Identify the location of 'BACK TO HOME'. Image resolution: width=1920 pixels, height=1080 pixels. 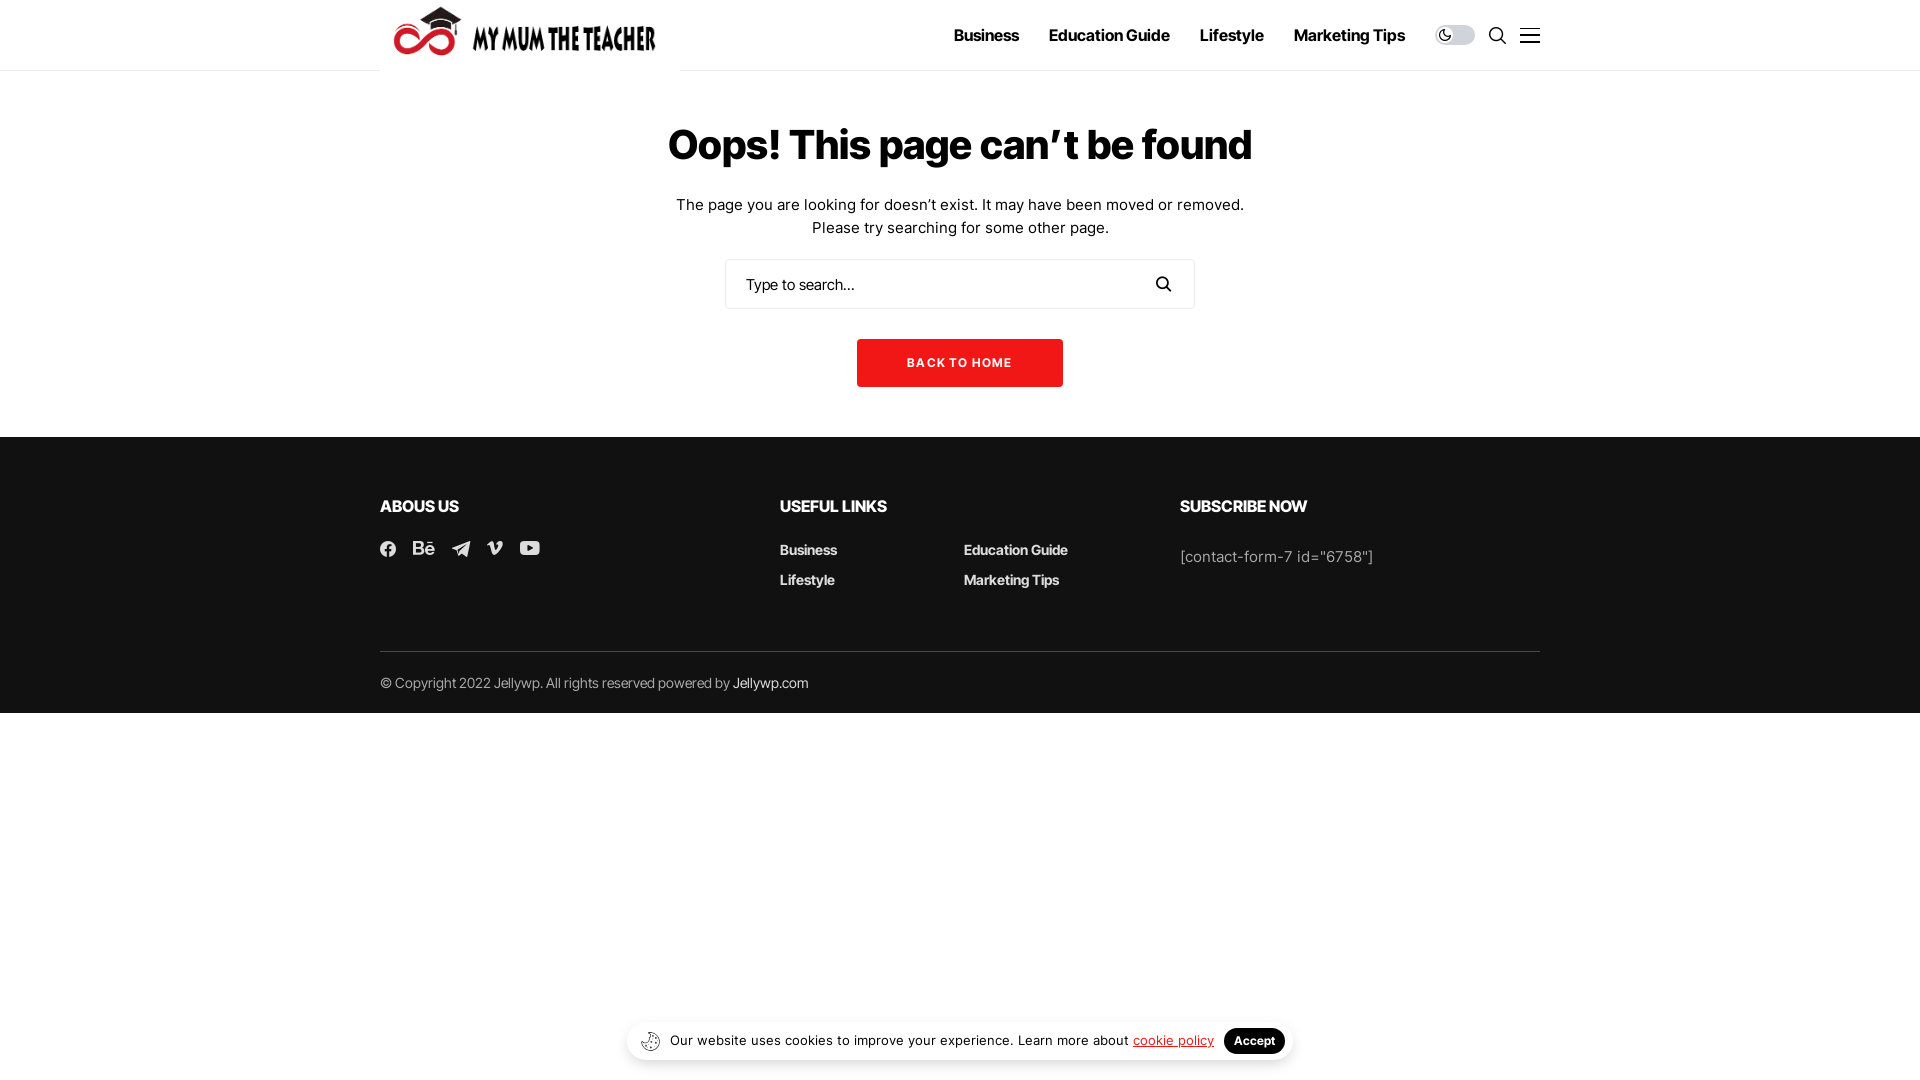
(958, 362).